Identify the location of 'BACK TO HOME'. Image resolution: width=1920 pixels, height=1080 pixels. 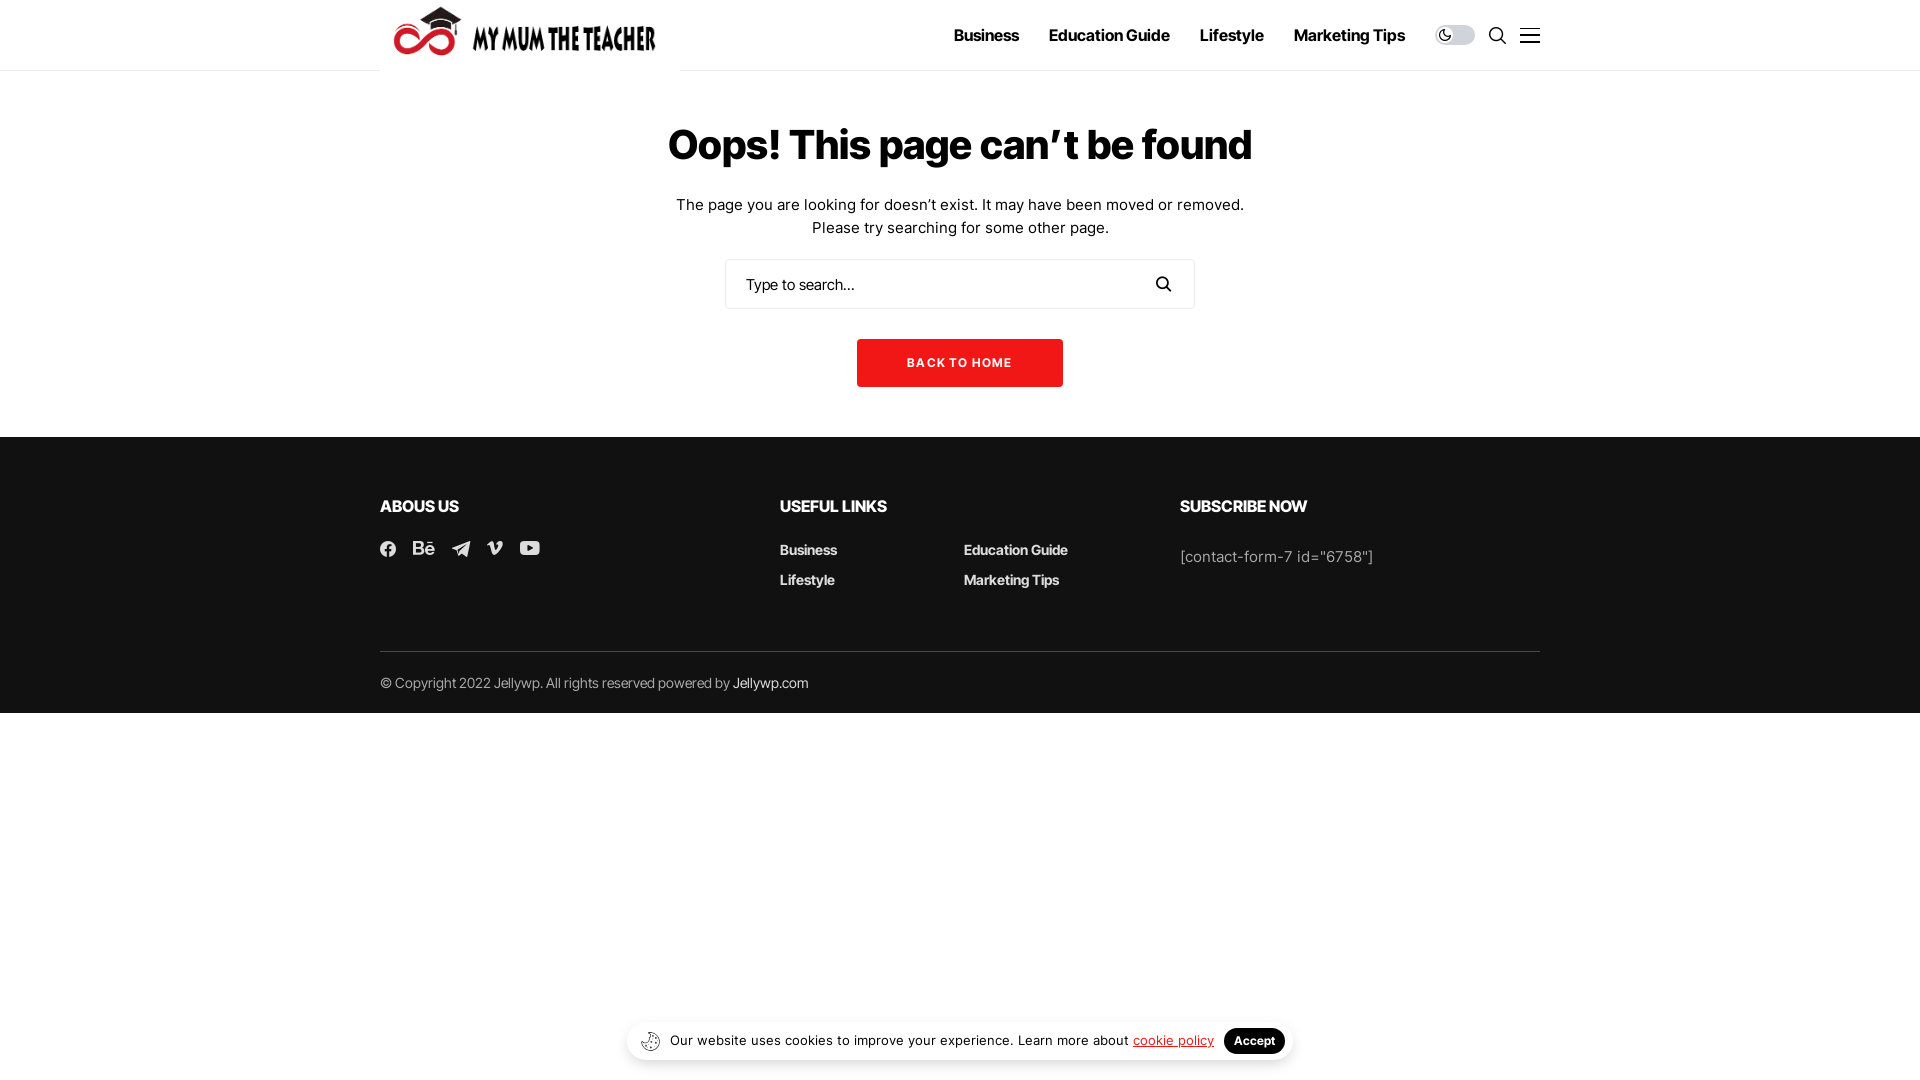
(958, 362).